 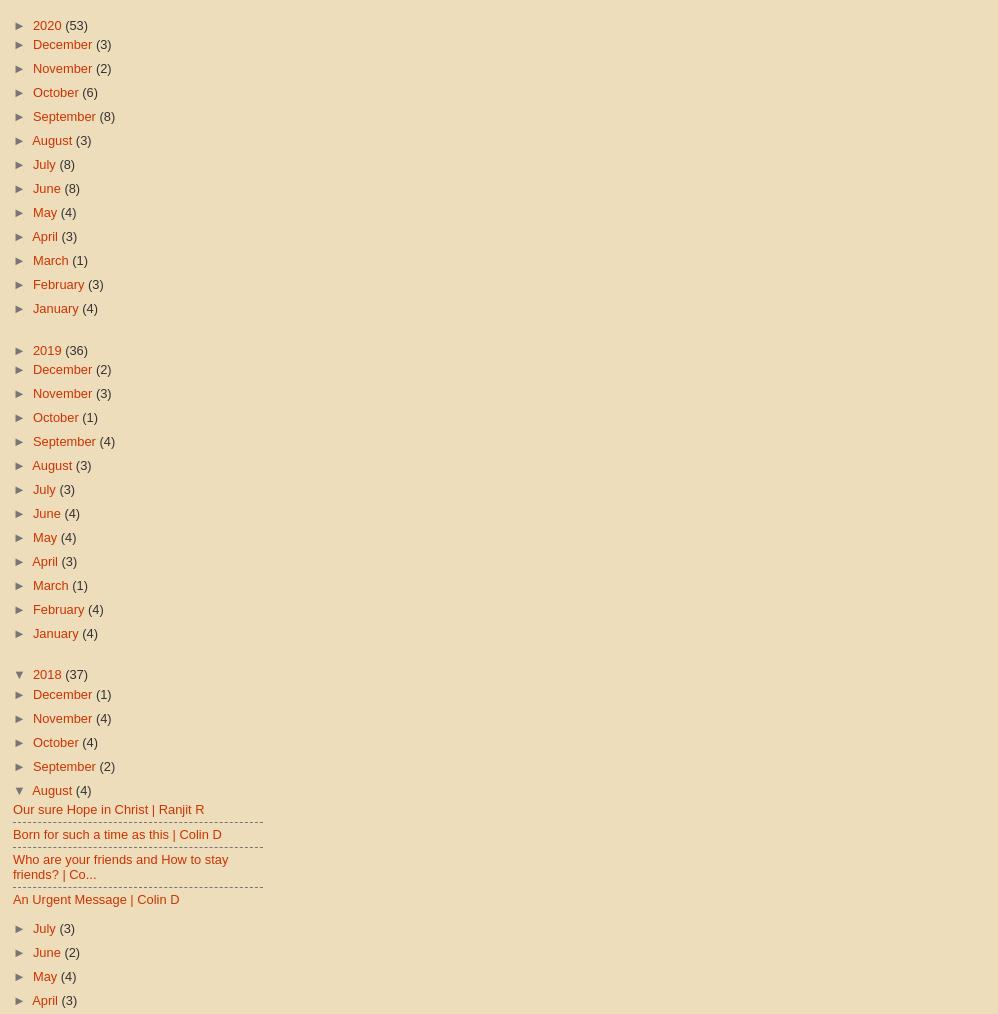 What do you see at coordinates (75, 348) in the screenshot?
I see `'(36)'` at bounding box center [75, 348].